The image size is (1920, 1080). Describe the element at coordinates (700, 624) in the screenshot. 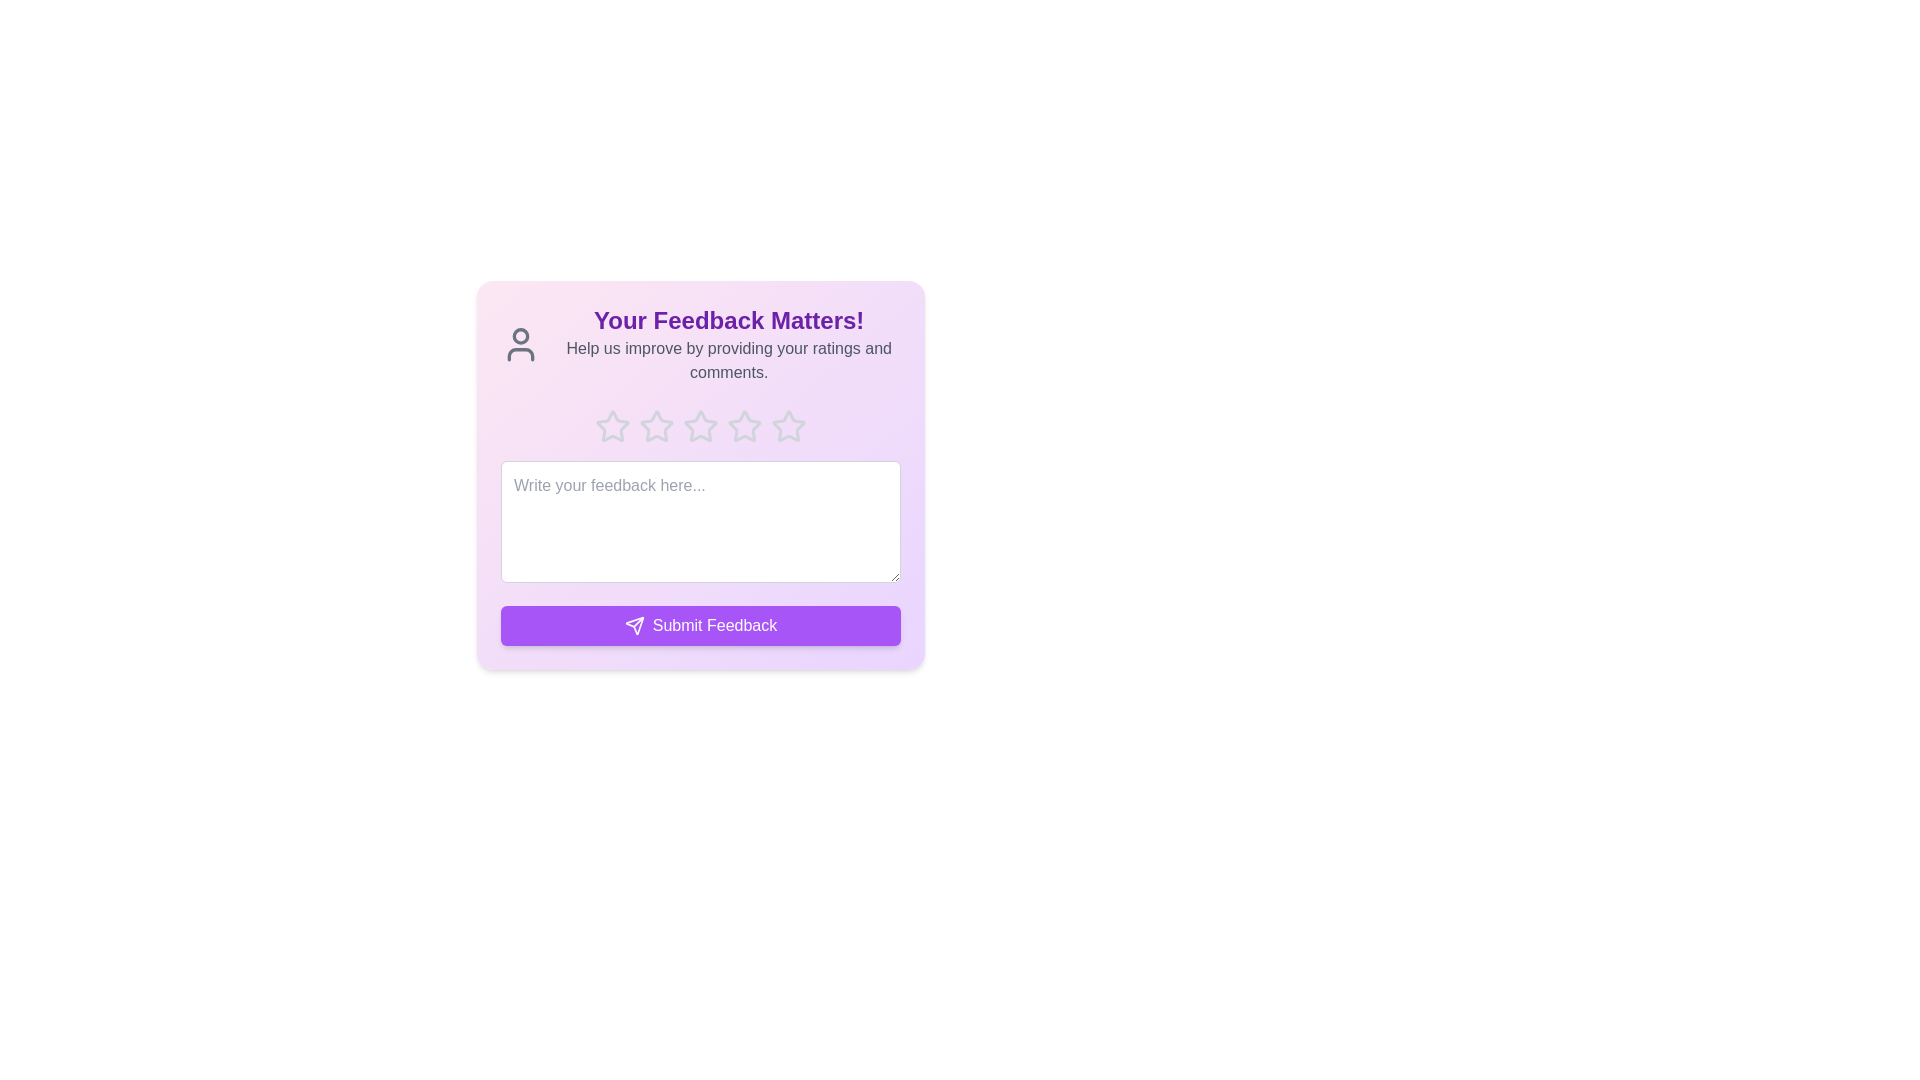

I see `the 'Submit Feedback' button to submit the feedback` at that location.